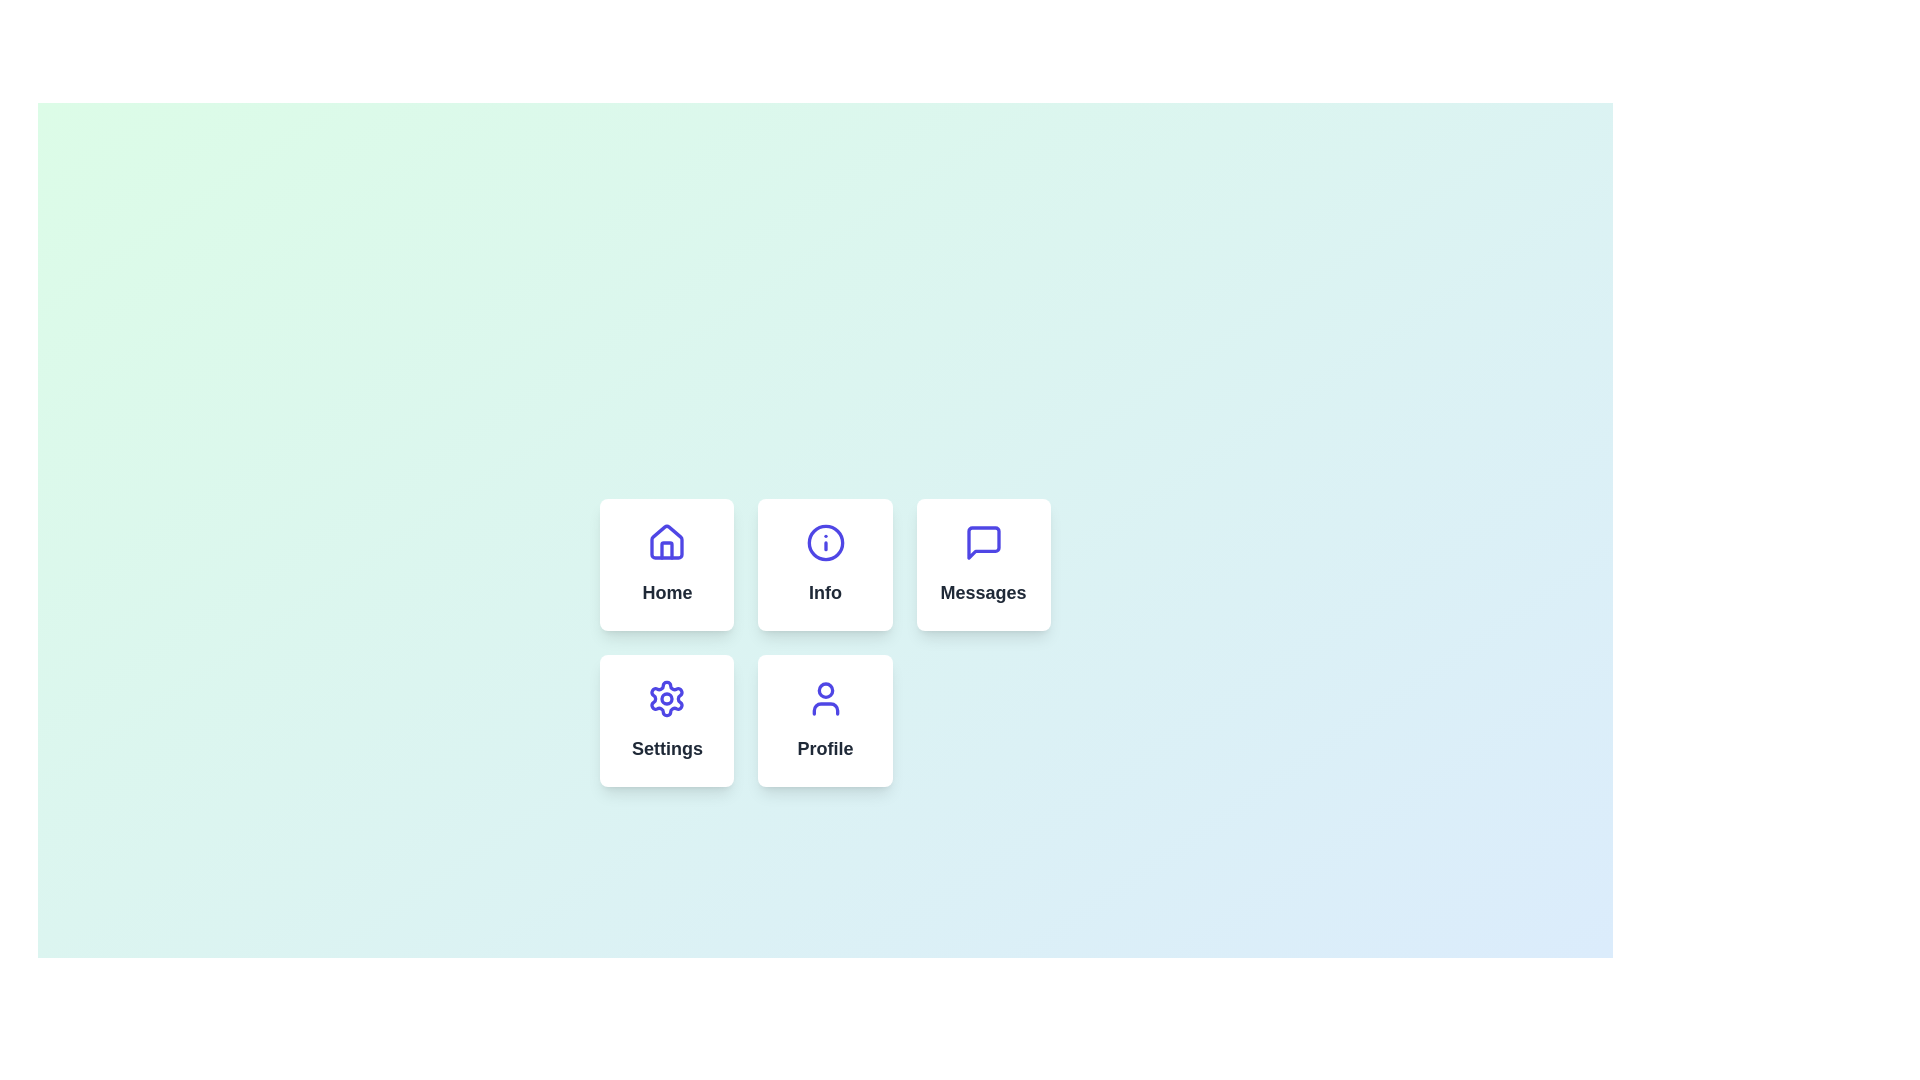  I want to click on the 'Messages' iconic navigation button located at the top-right of the grid, so click(983, 543).